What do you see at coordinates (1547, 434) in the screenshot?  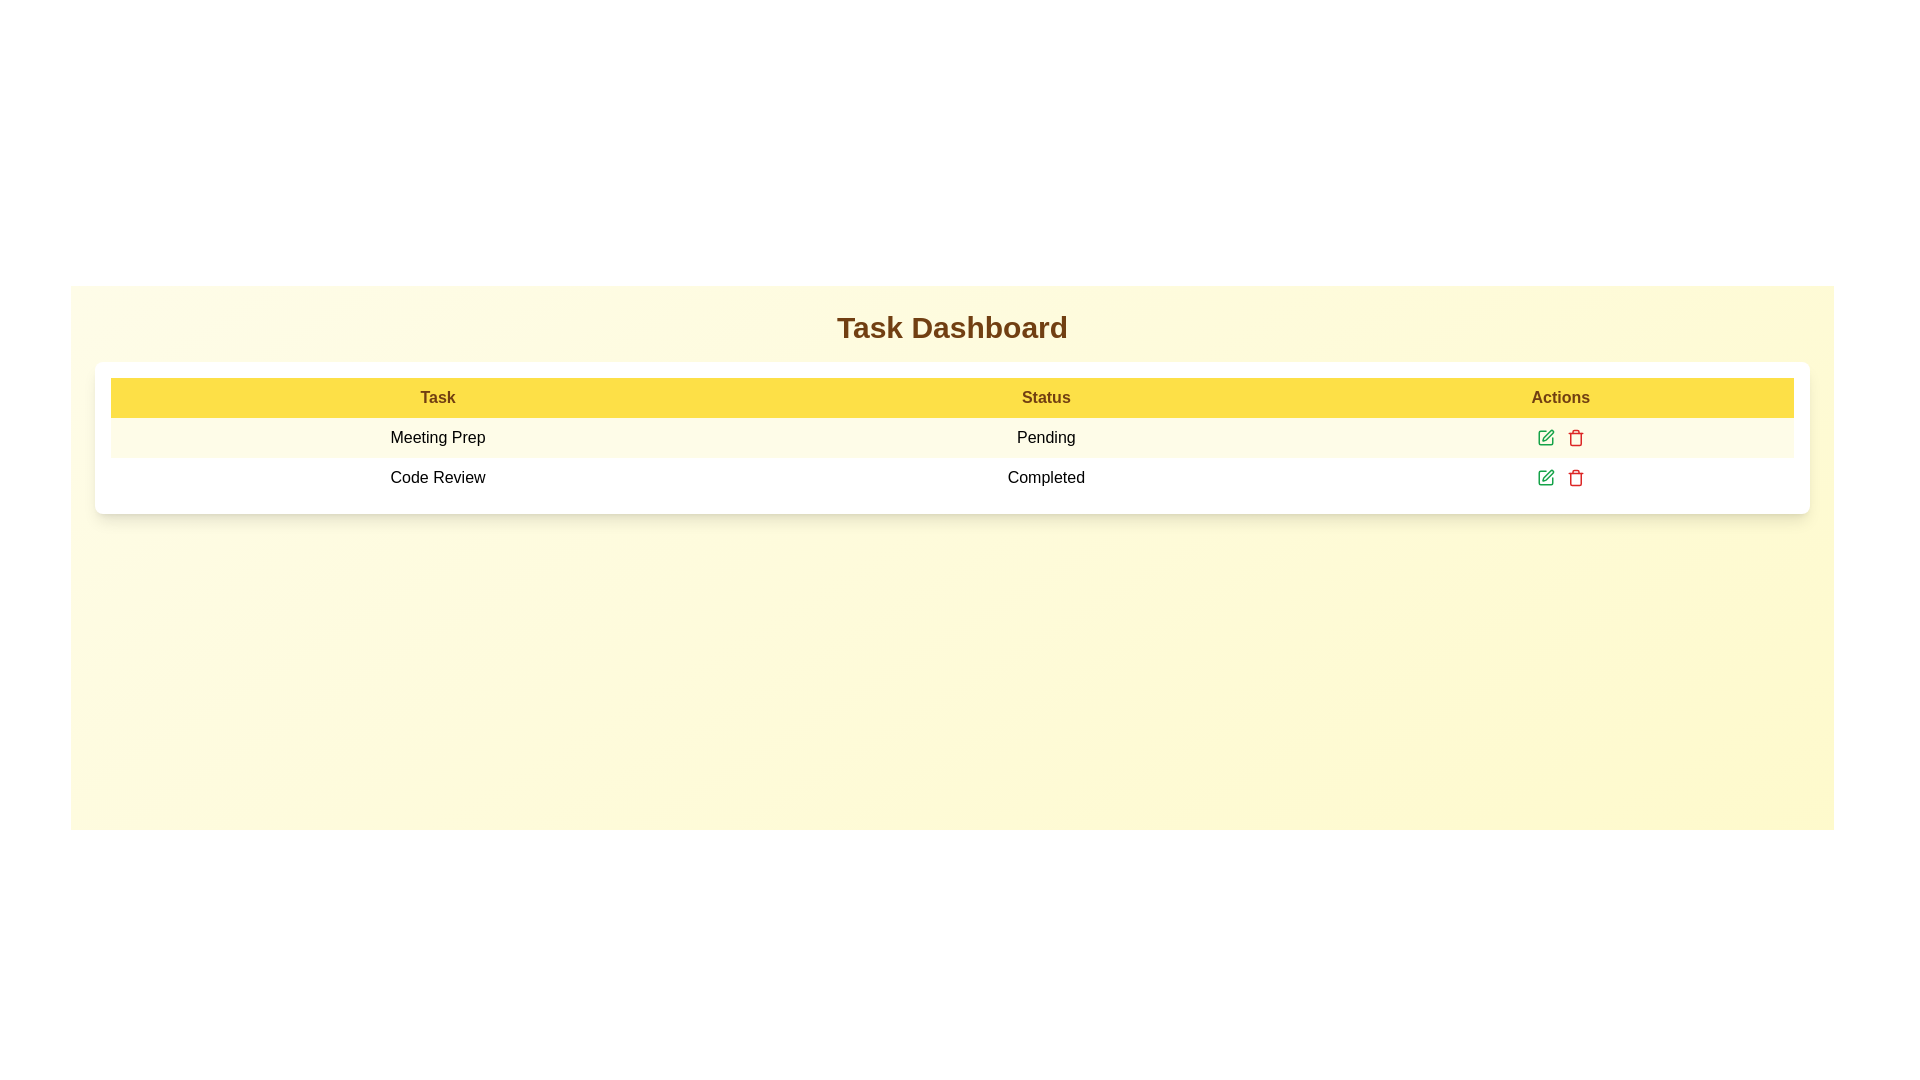 I see `the edit button located in the 'Actions' column of the second row for the task labeled 'Code Review'` at bounding box center [1547, 434].